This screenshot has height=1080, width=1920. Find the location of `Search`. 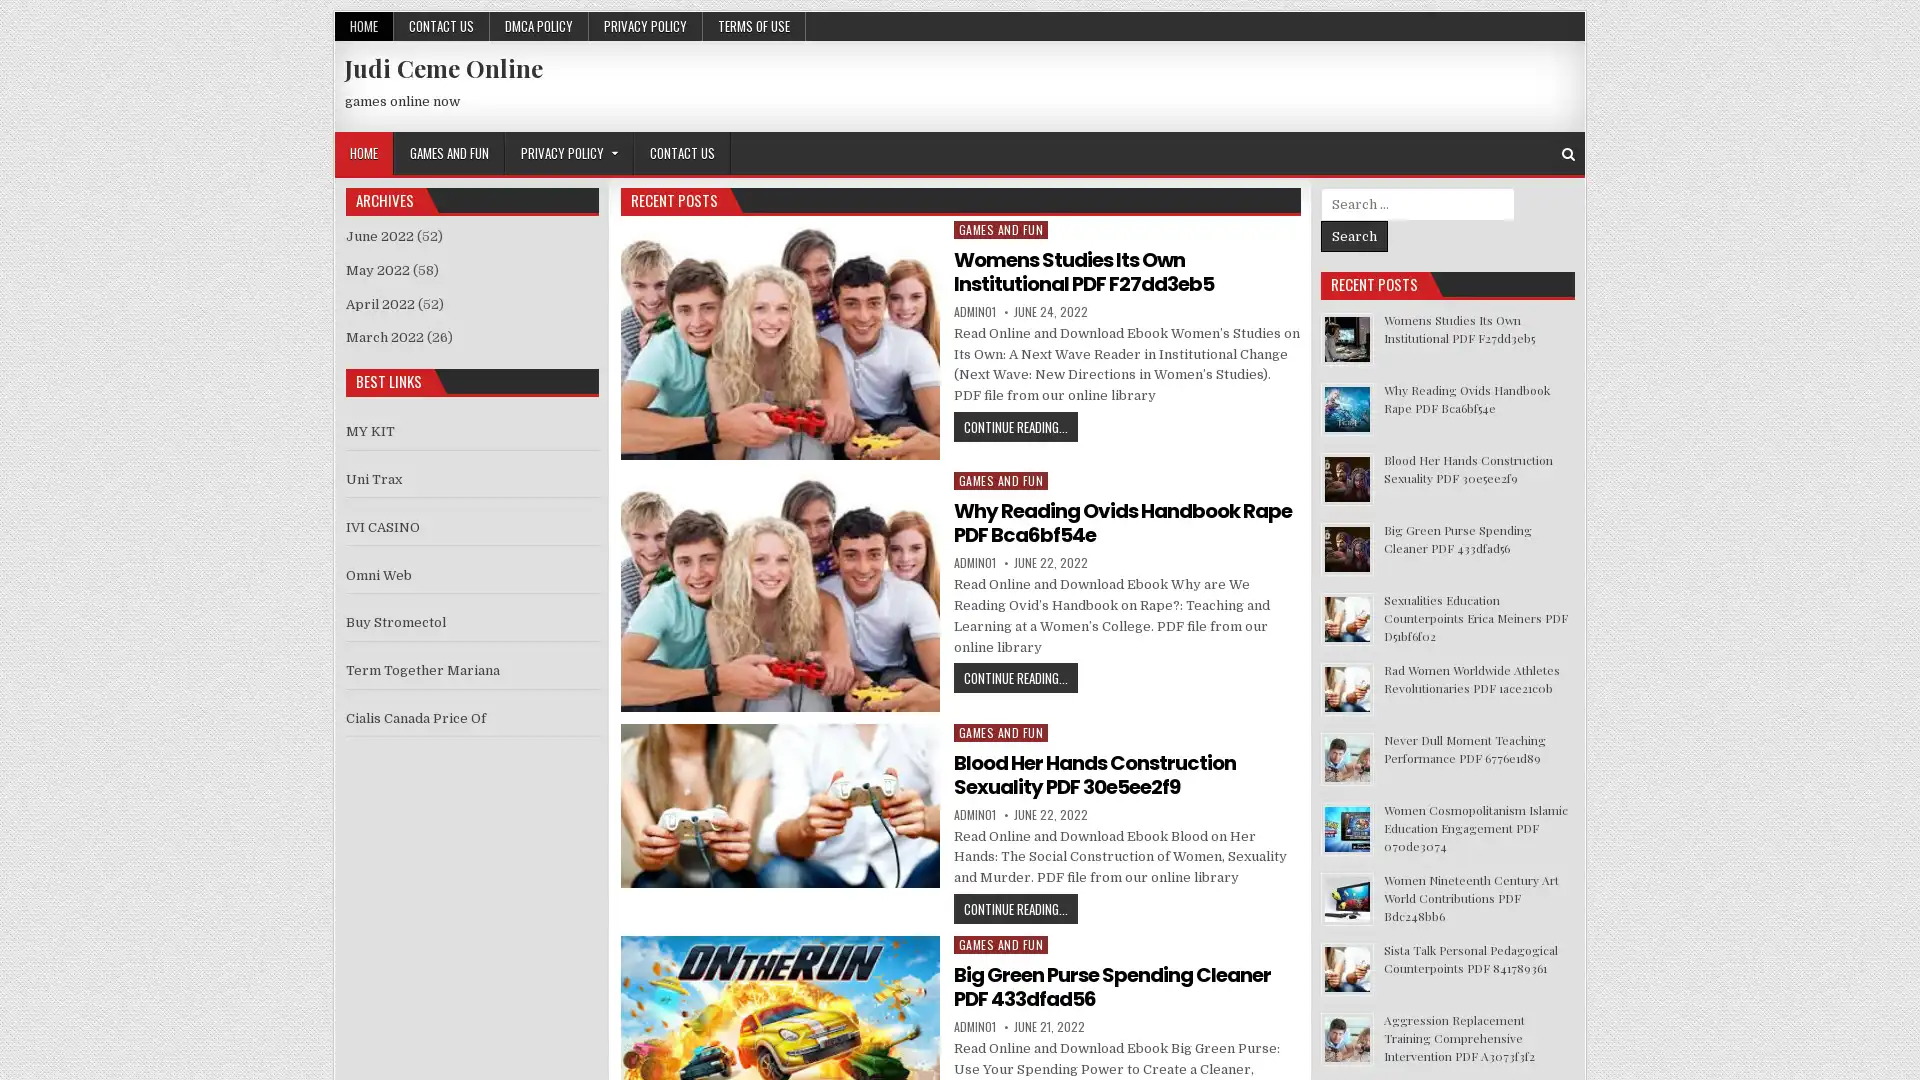

Search is located at coordinates (1354, 235).